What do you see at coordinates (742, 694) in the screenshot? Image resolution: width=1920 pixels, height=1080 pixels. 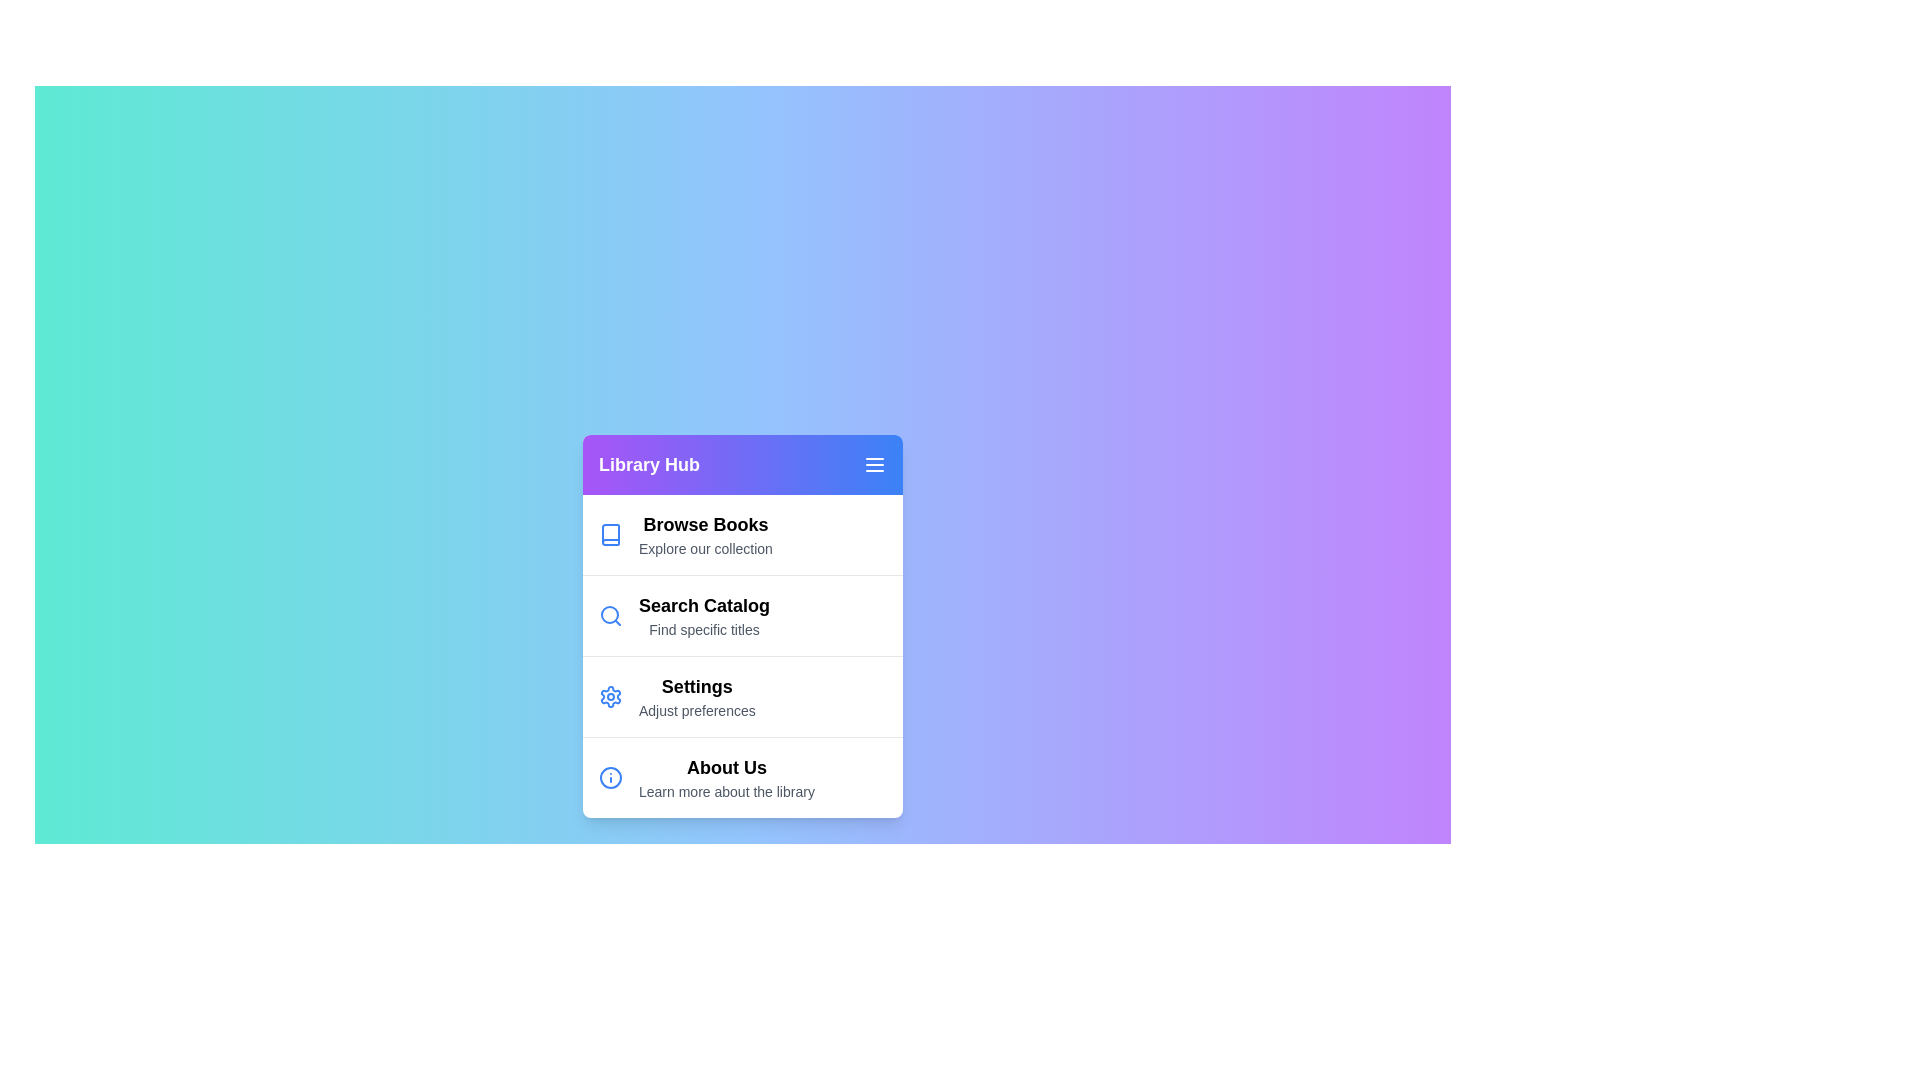 I see `the menu item labeled 'Settings' to highlight it` at bounding box center [742, 694].